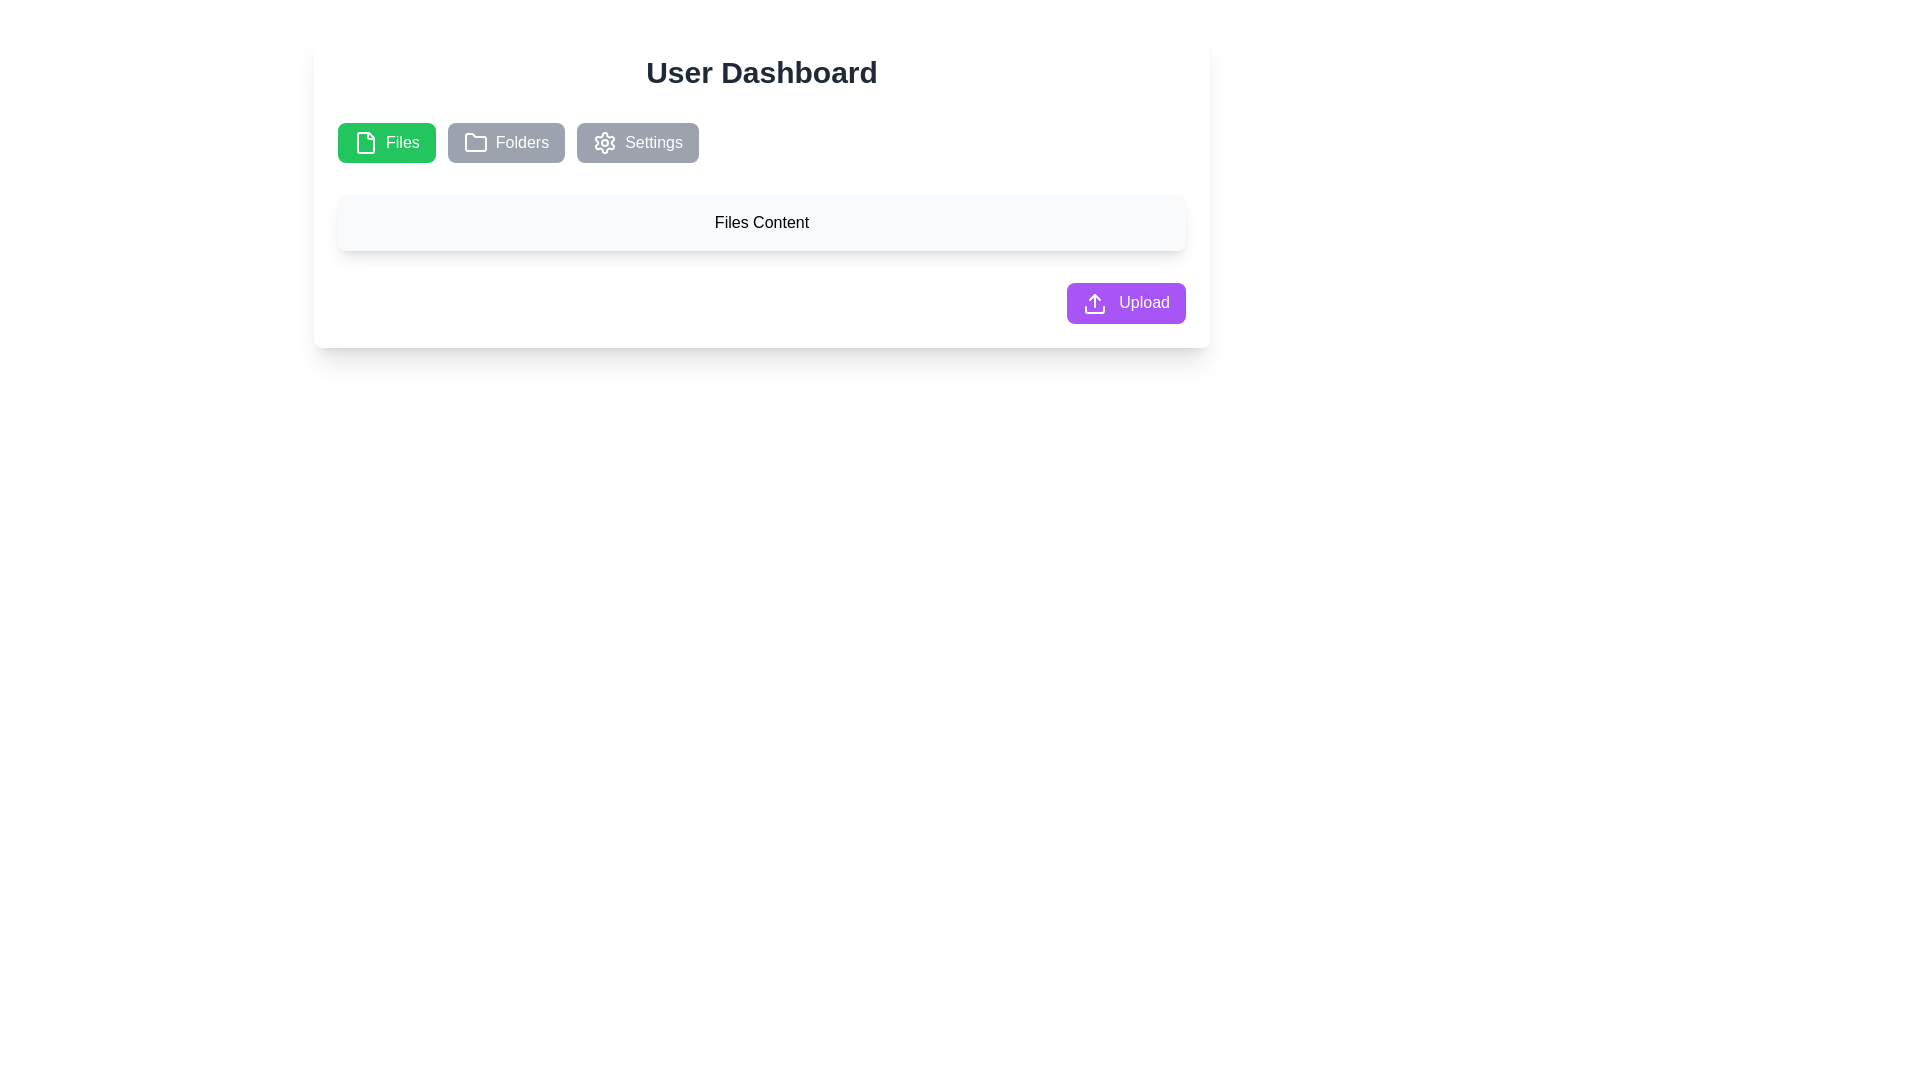 The image size is (1920, 1080). I want to click on the 'Files' text label, so click(401, 141).